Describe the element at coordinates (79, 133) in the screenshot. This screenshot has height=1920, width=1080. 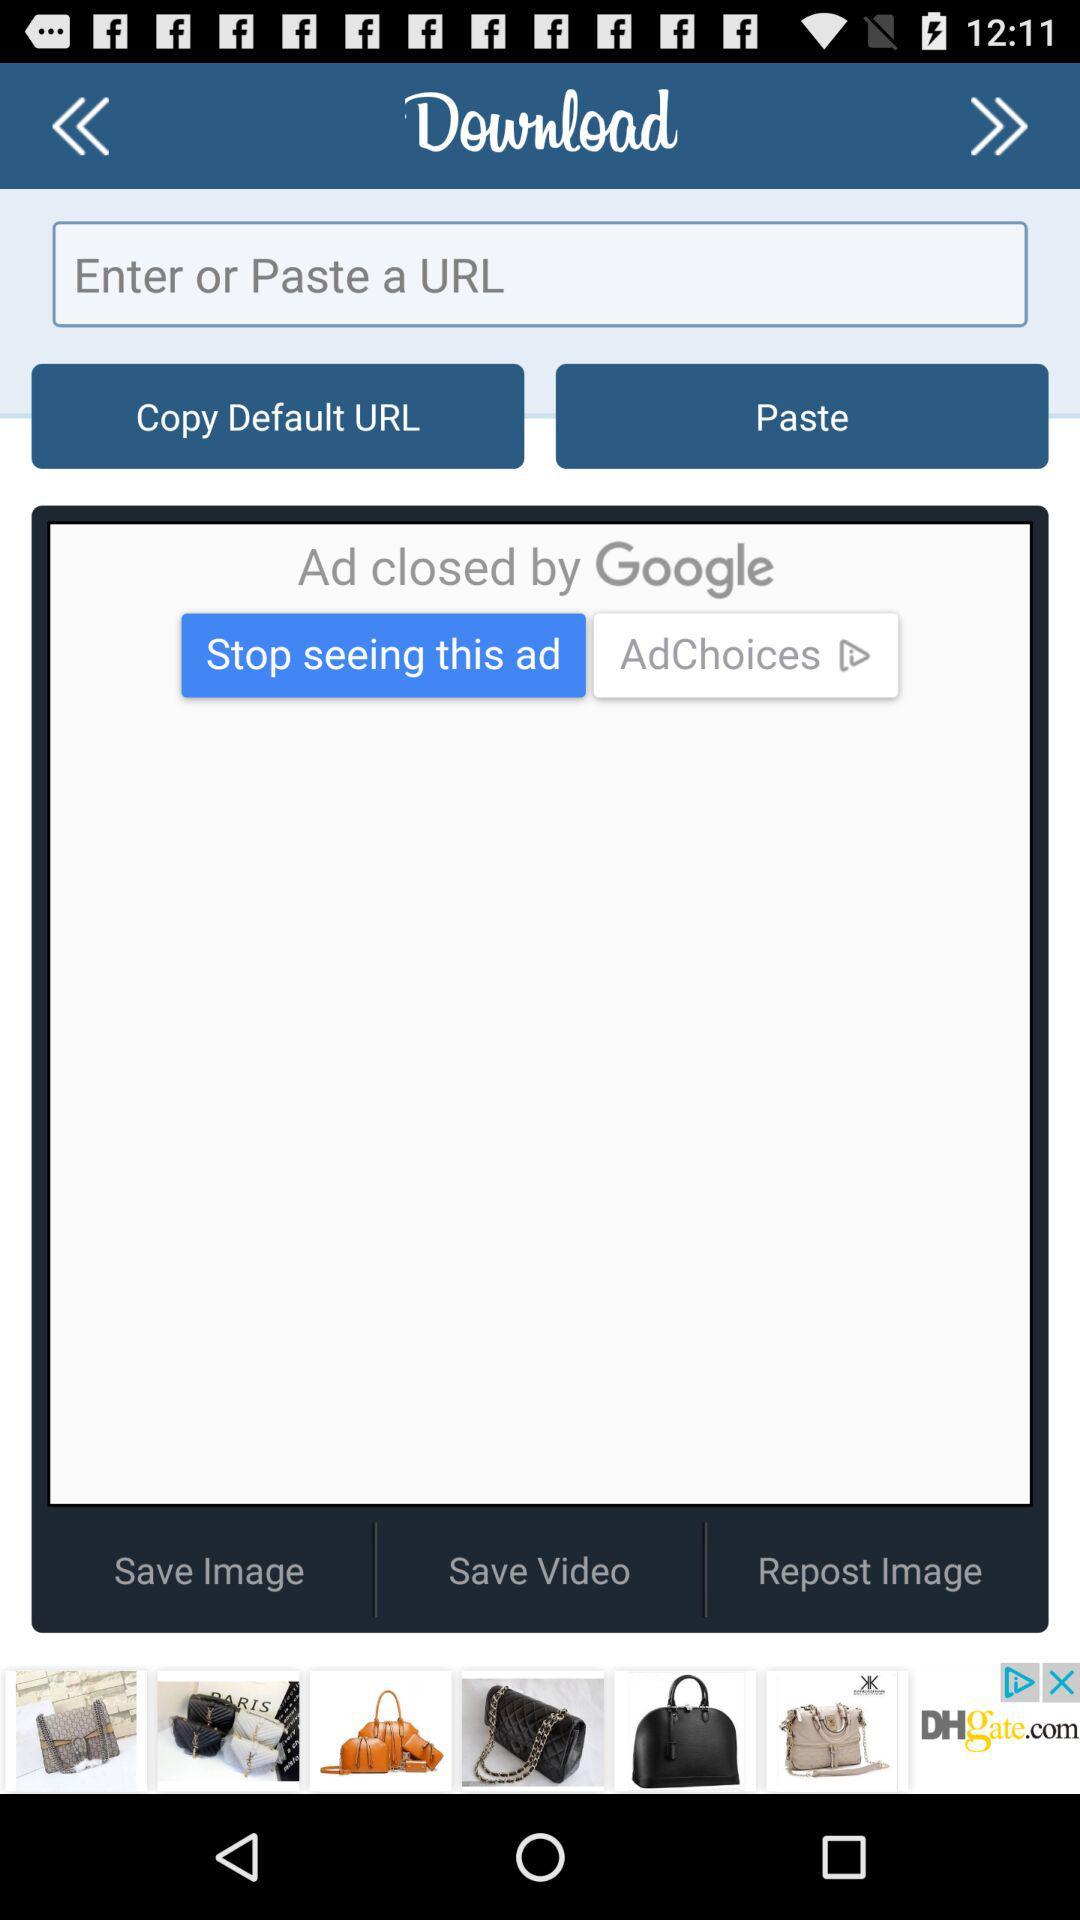
I see `the av_rewind icon` at that location.